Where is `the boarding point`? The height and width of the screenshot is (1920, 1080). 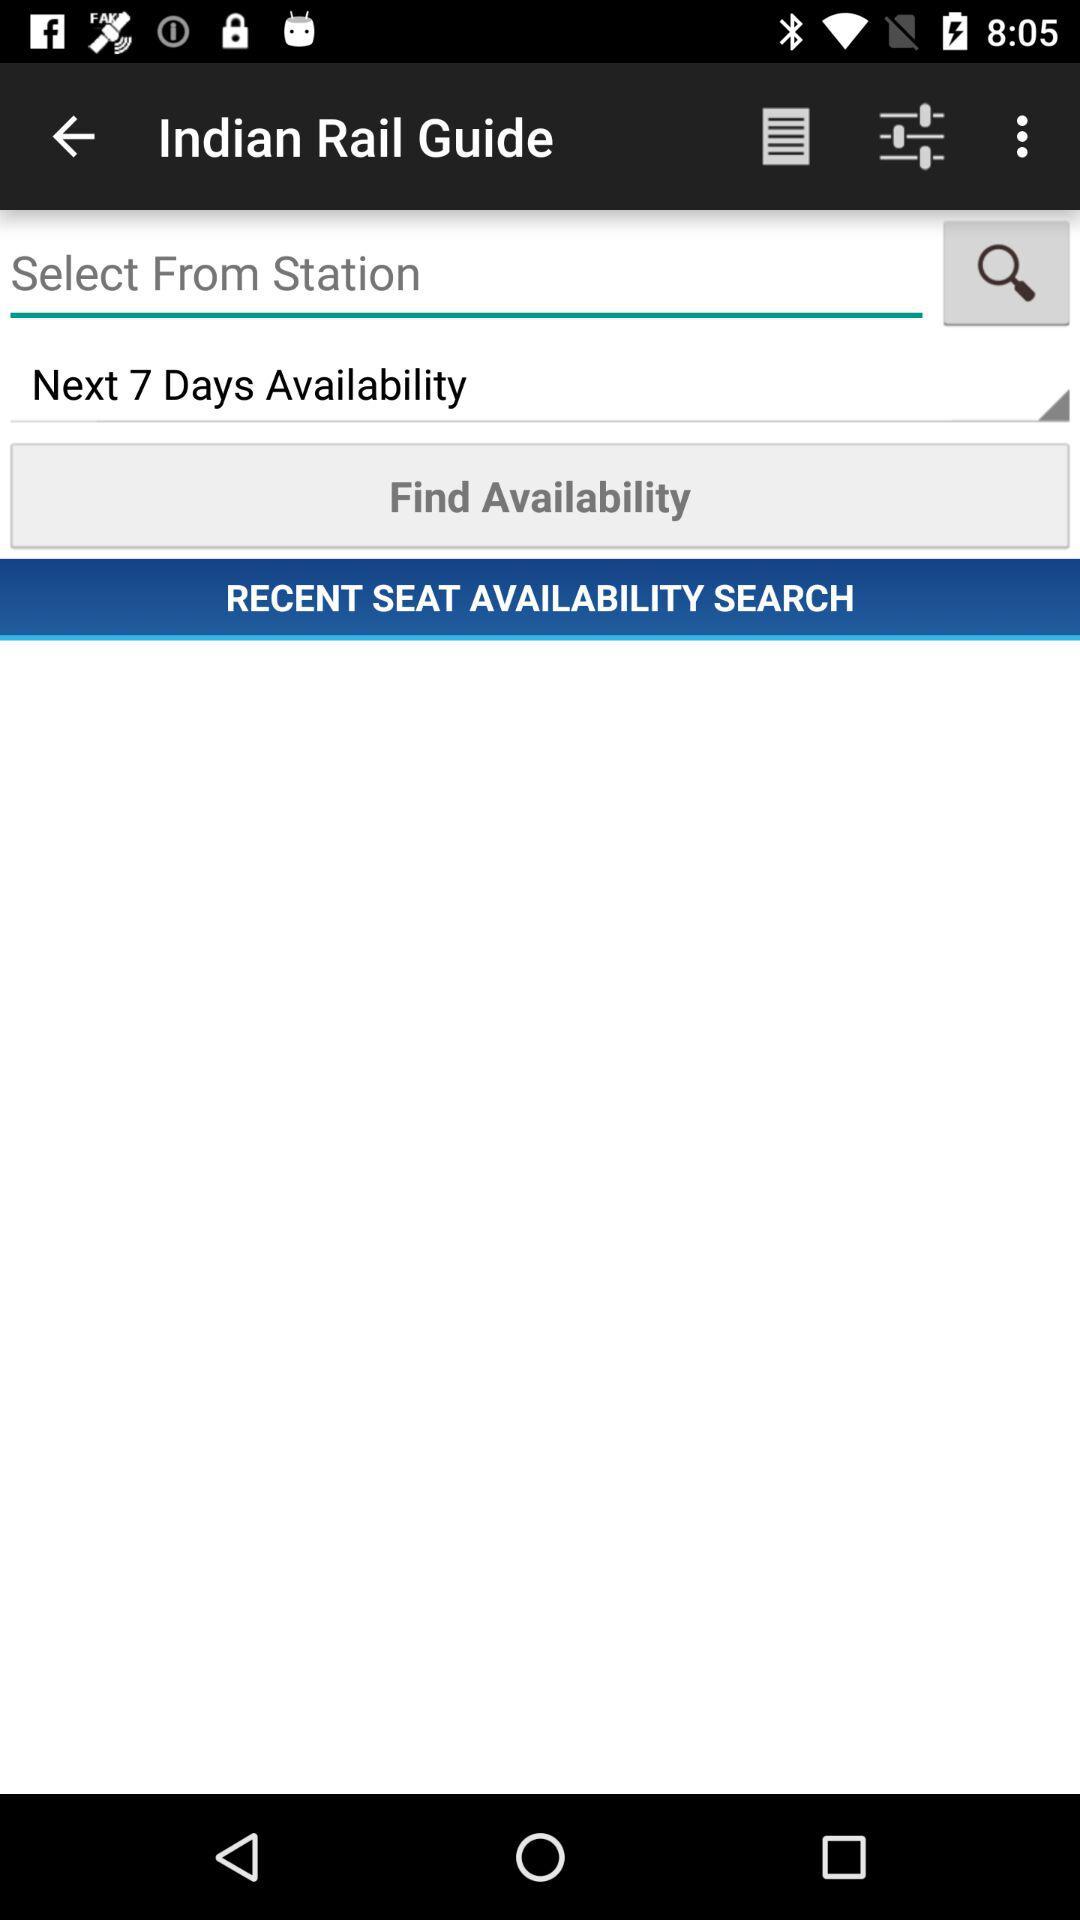 the boarding point is located at coordinates (466, 272).